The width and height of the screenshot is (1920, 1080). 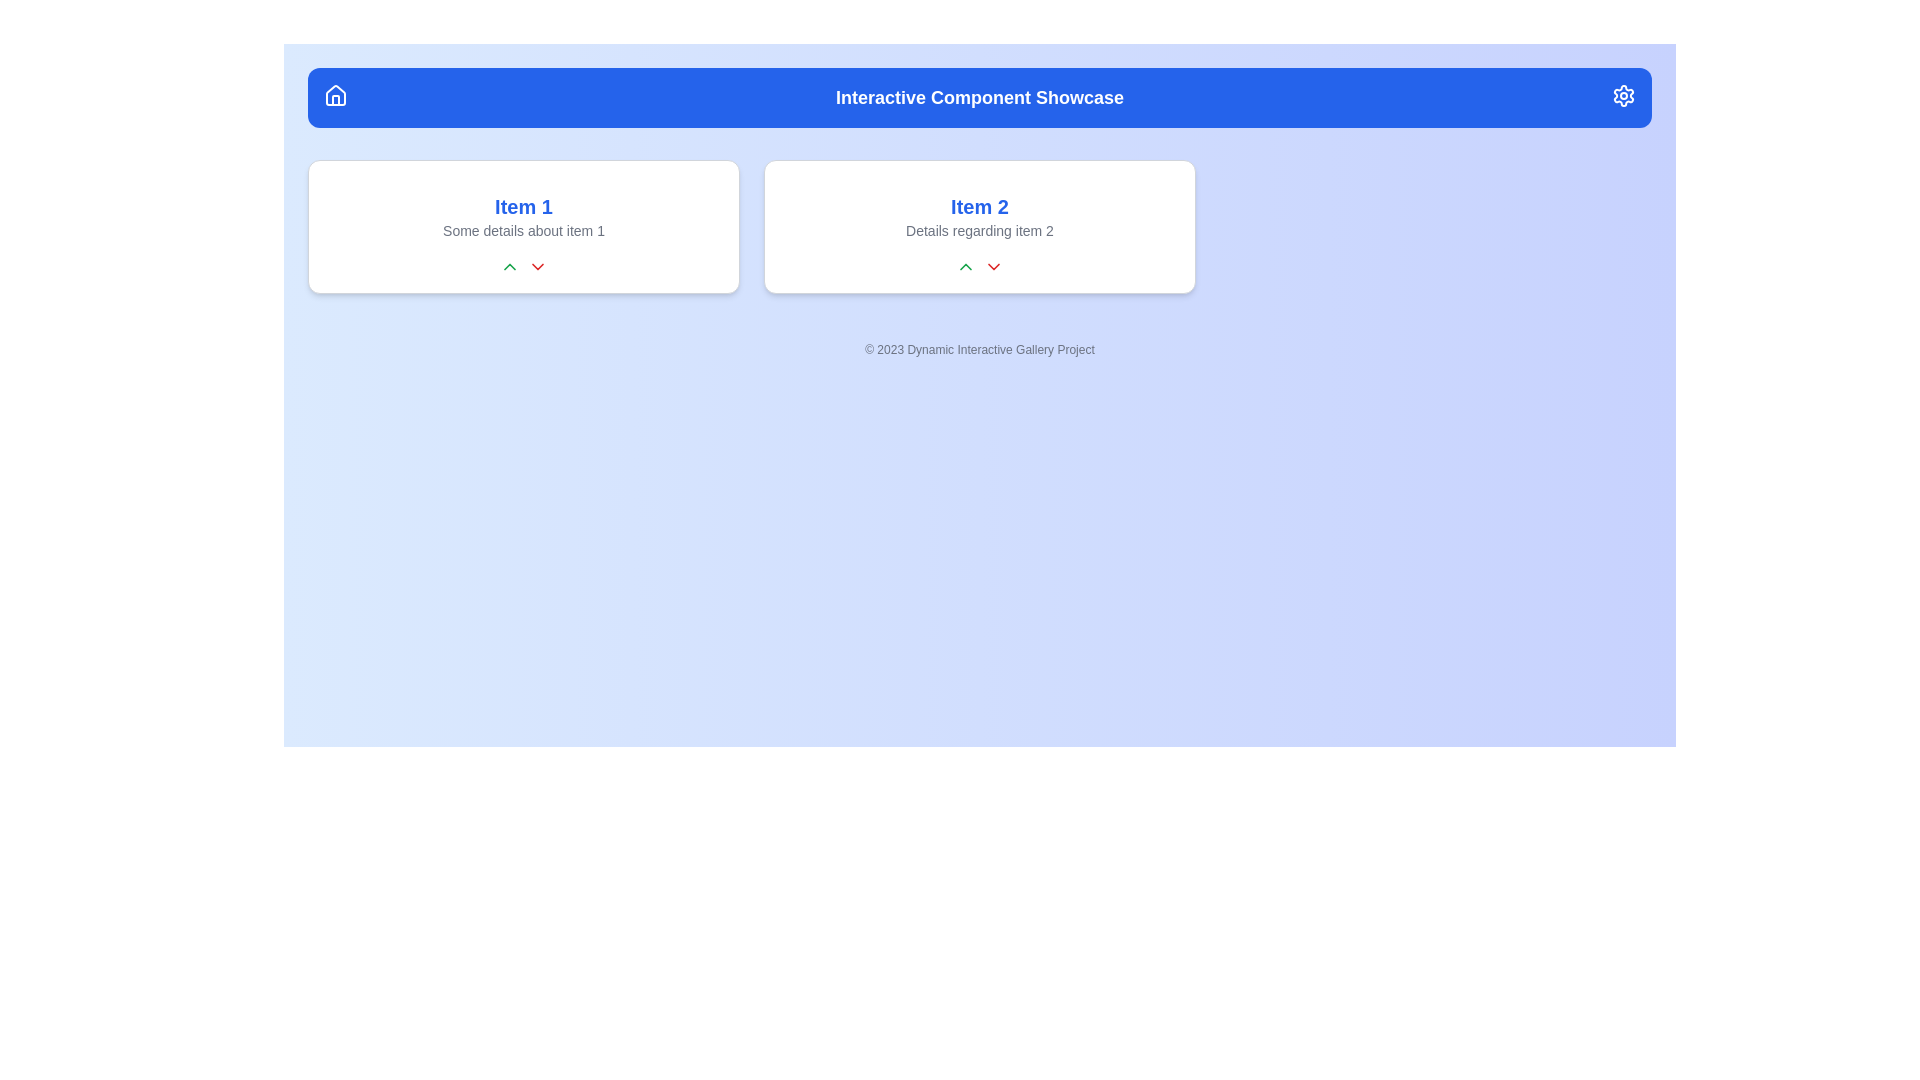 I want to click on the 'expand' icon button located within the card labeled 'Item 1', positioned below the descriptive text and to the left of a red downward-pointing chevron icon, so click(x=965, y=265).